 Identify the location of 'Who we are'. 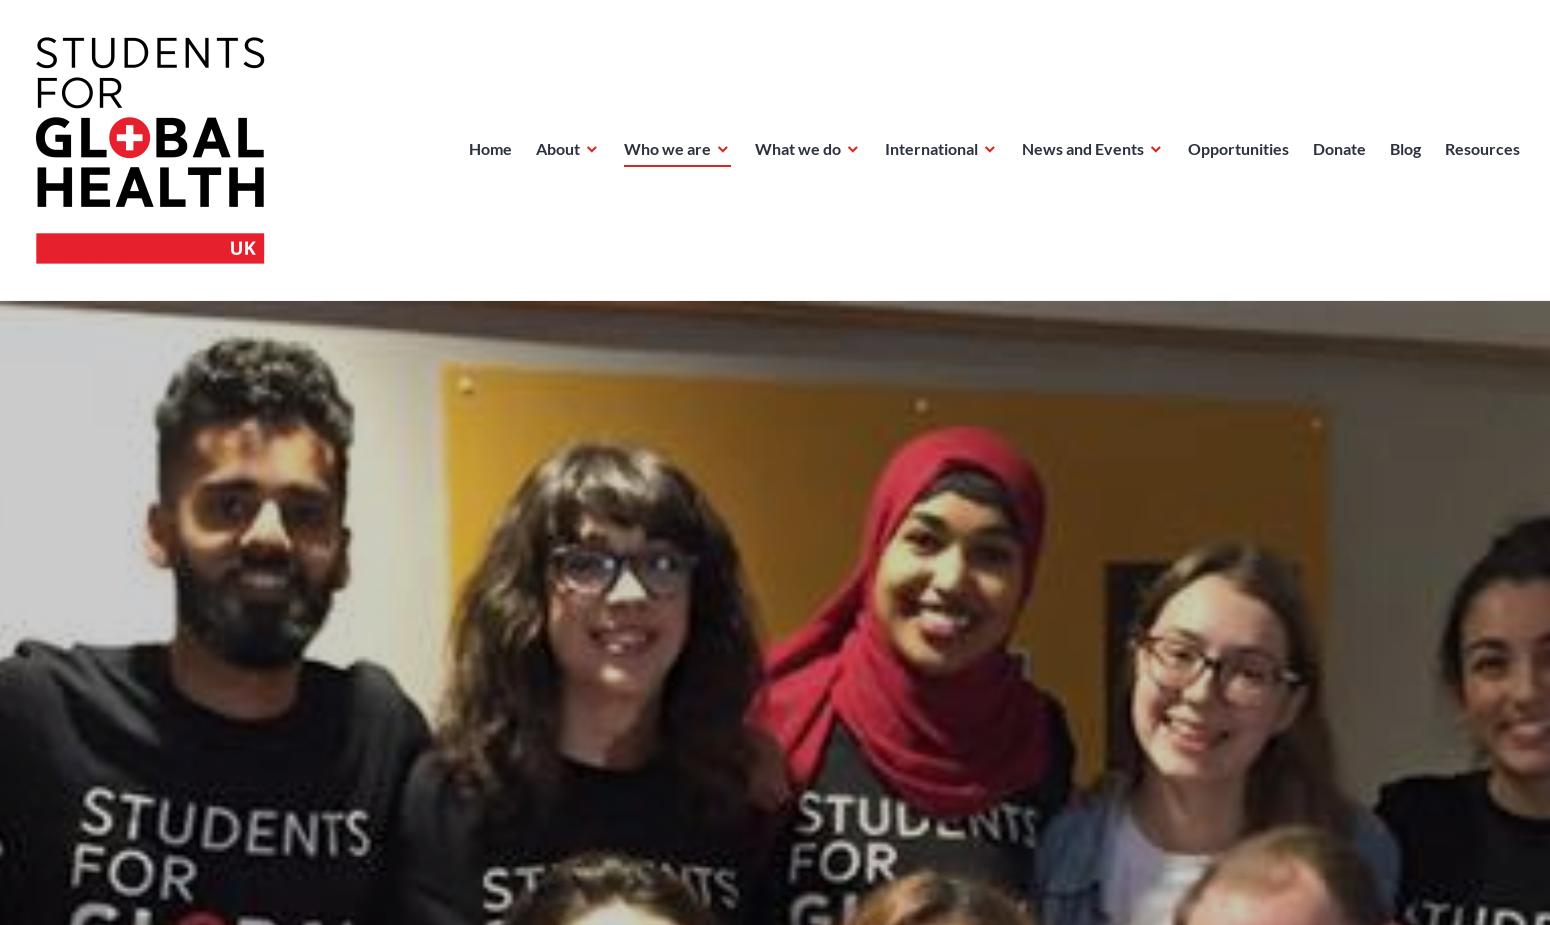
(666, 147).